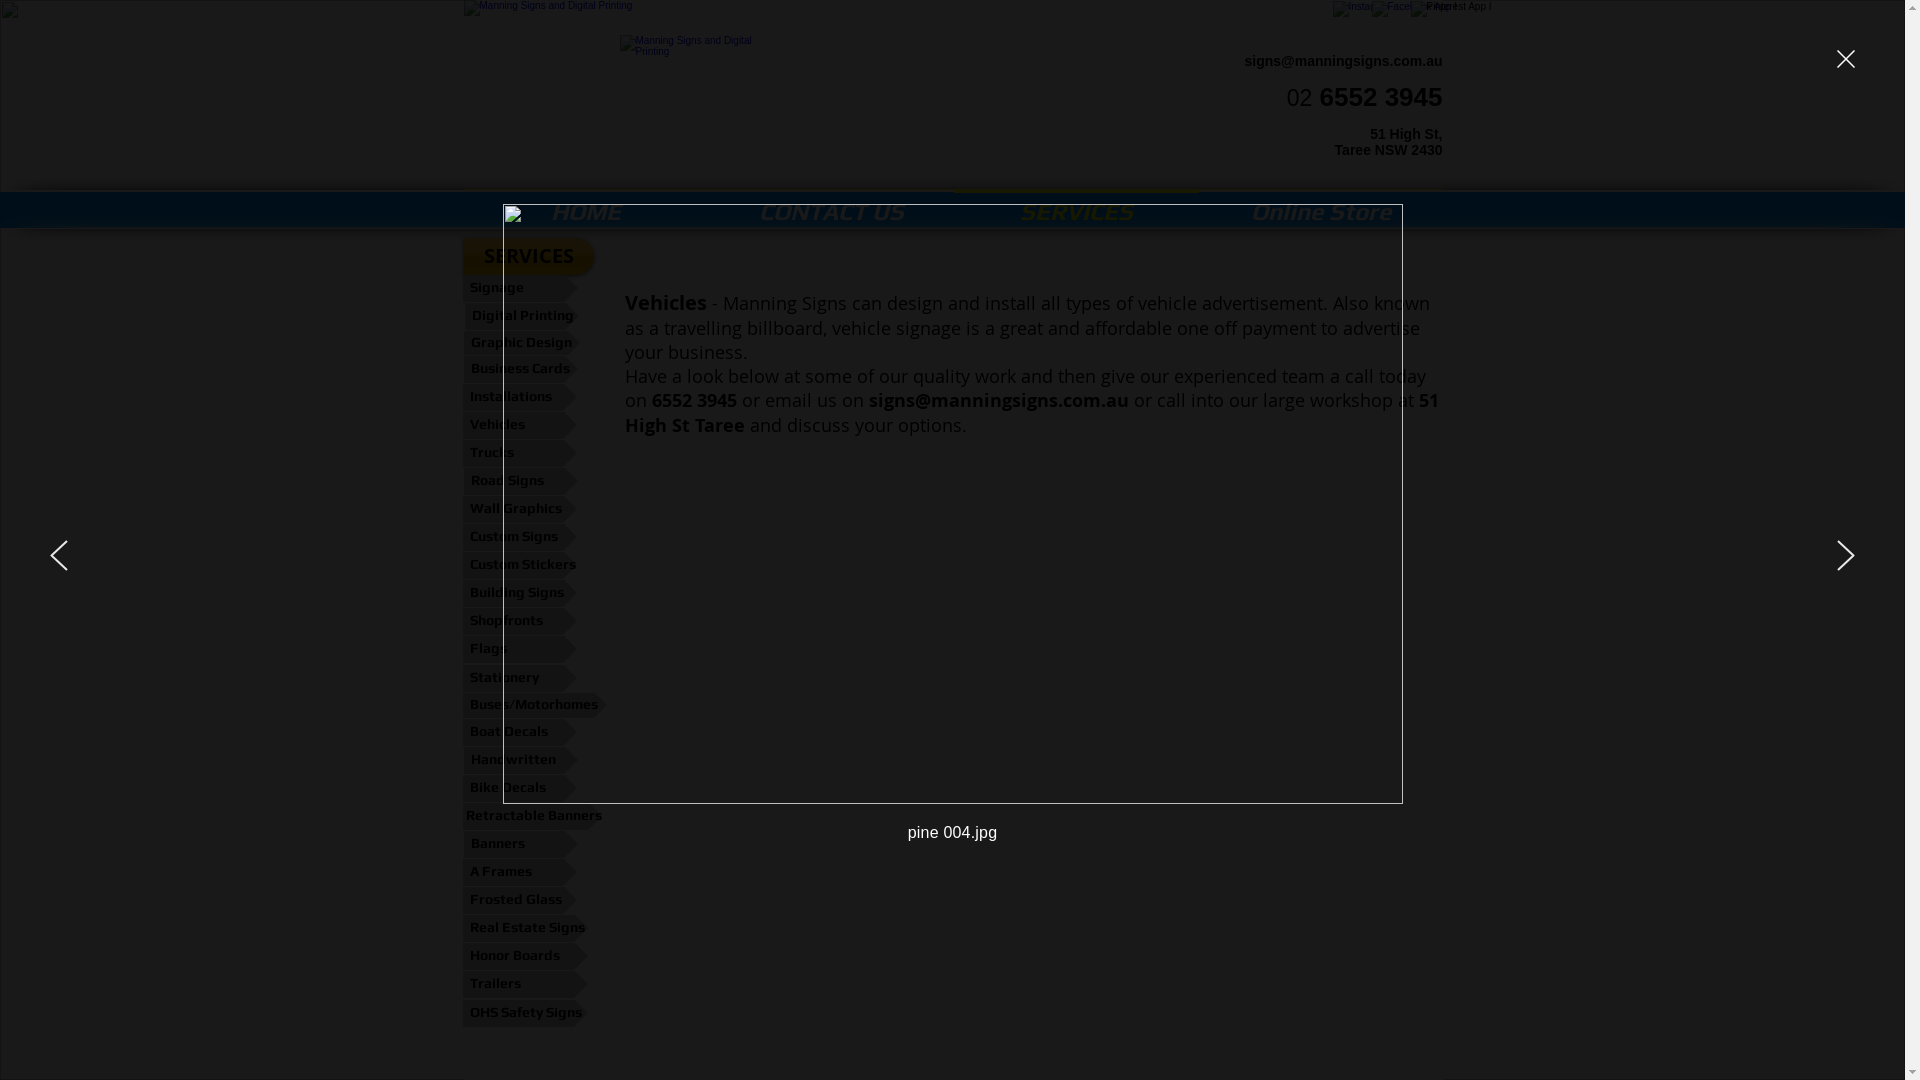 This screenshot has height=1080, width=1920. What do you see at coordinates (524, 1013) in the screenshot?
I see `'OHS Safety Signs'` at bounding box center [524, 1013].